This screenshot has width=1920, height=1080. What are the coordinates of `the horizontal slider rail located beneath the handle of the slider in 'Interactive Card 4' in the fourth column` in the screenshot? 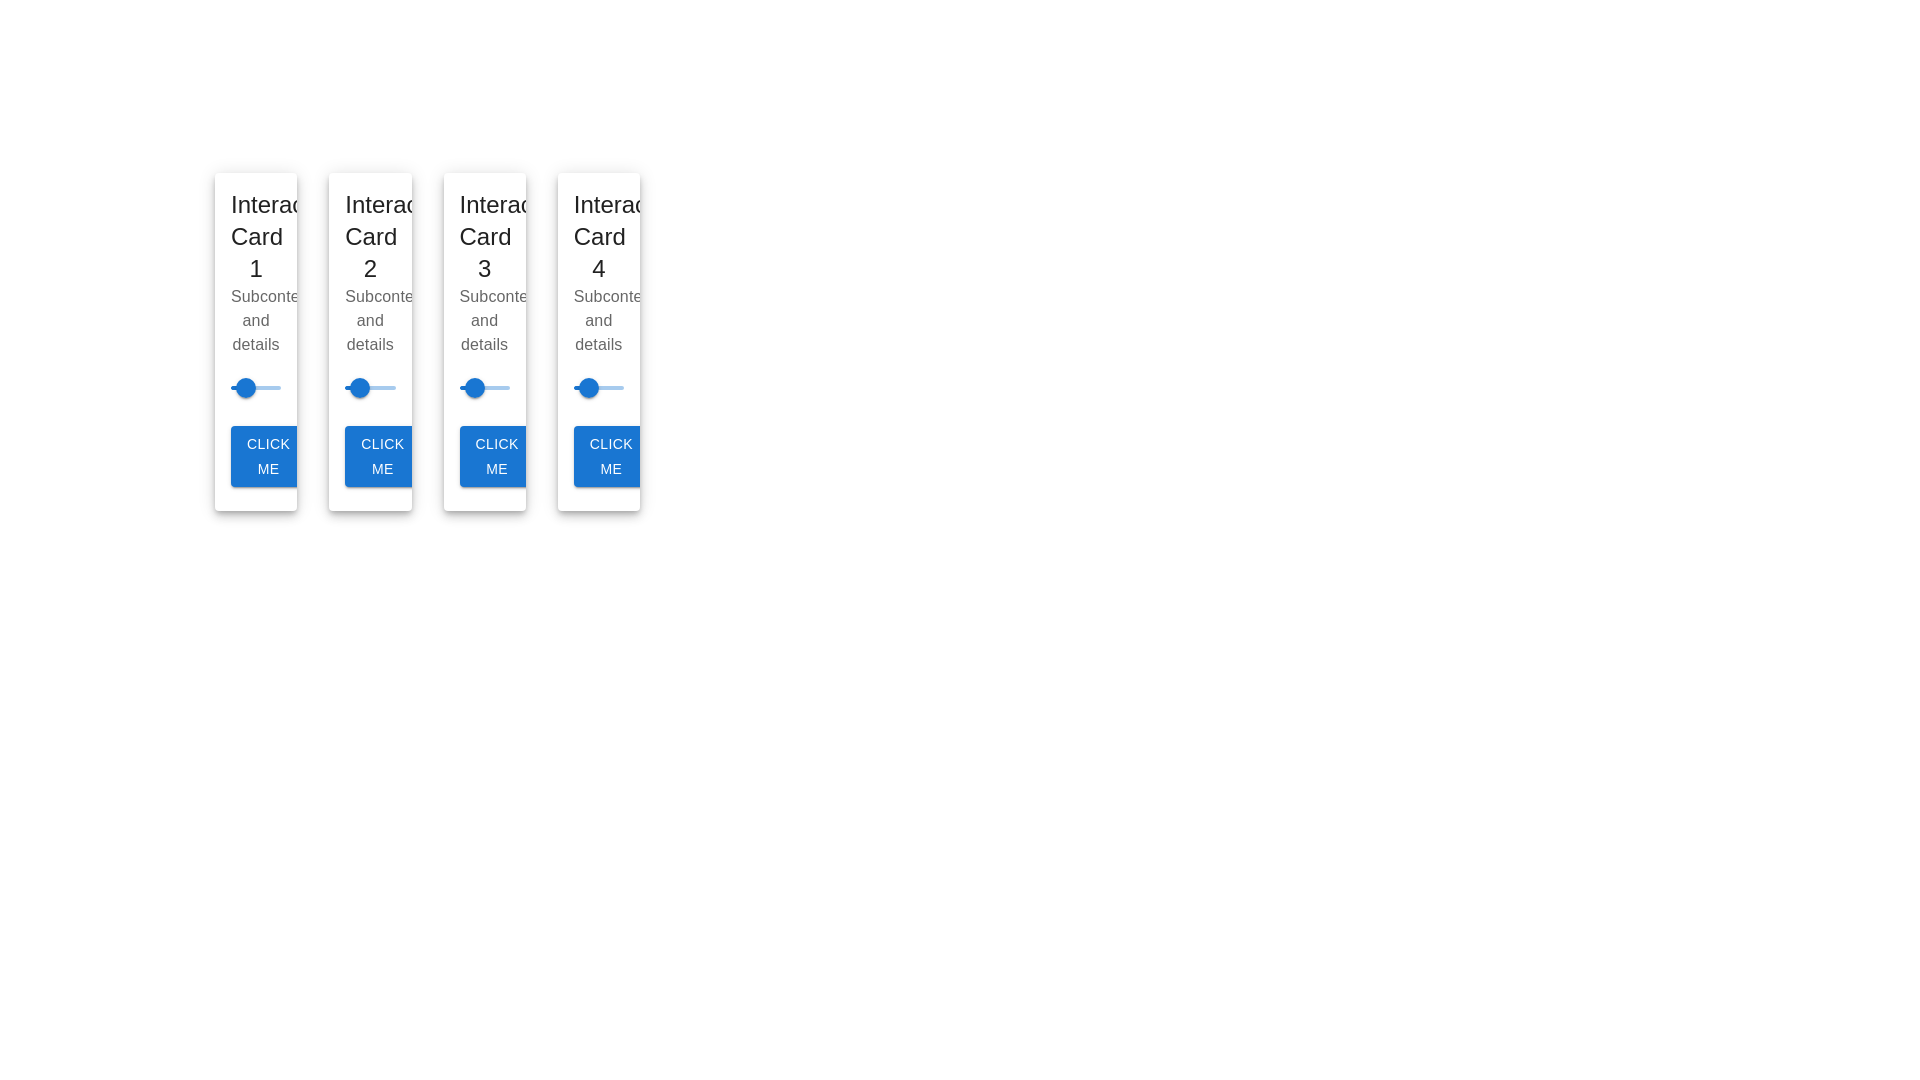 It's located at (597, 388).